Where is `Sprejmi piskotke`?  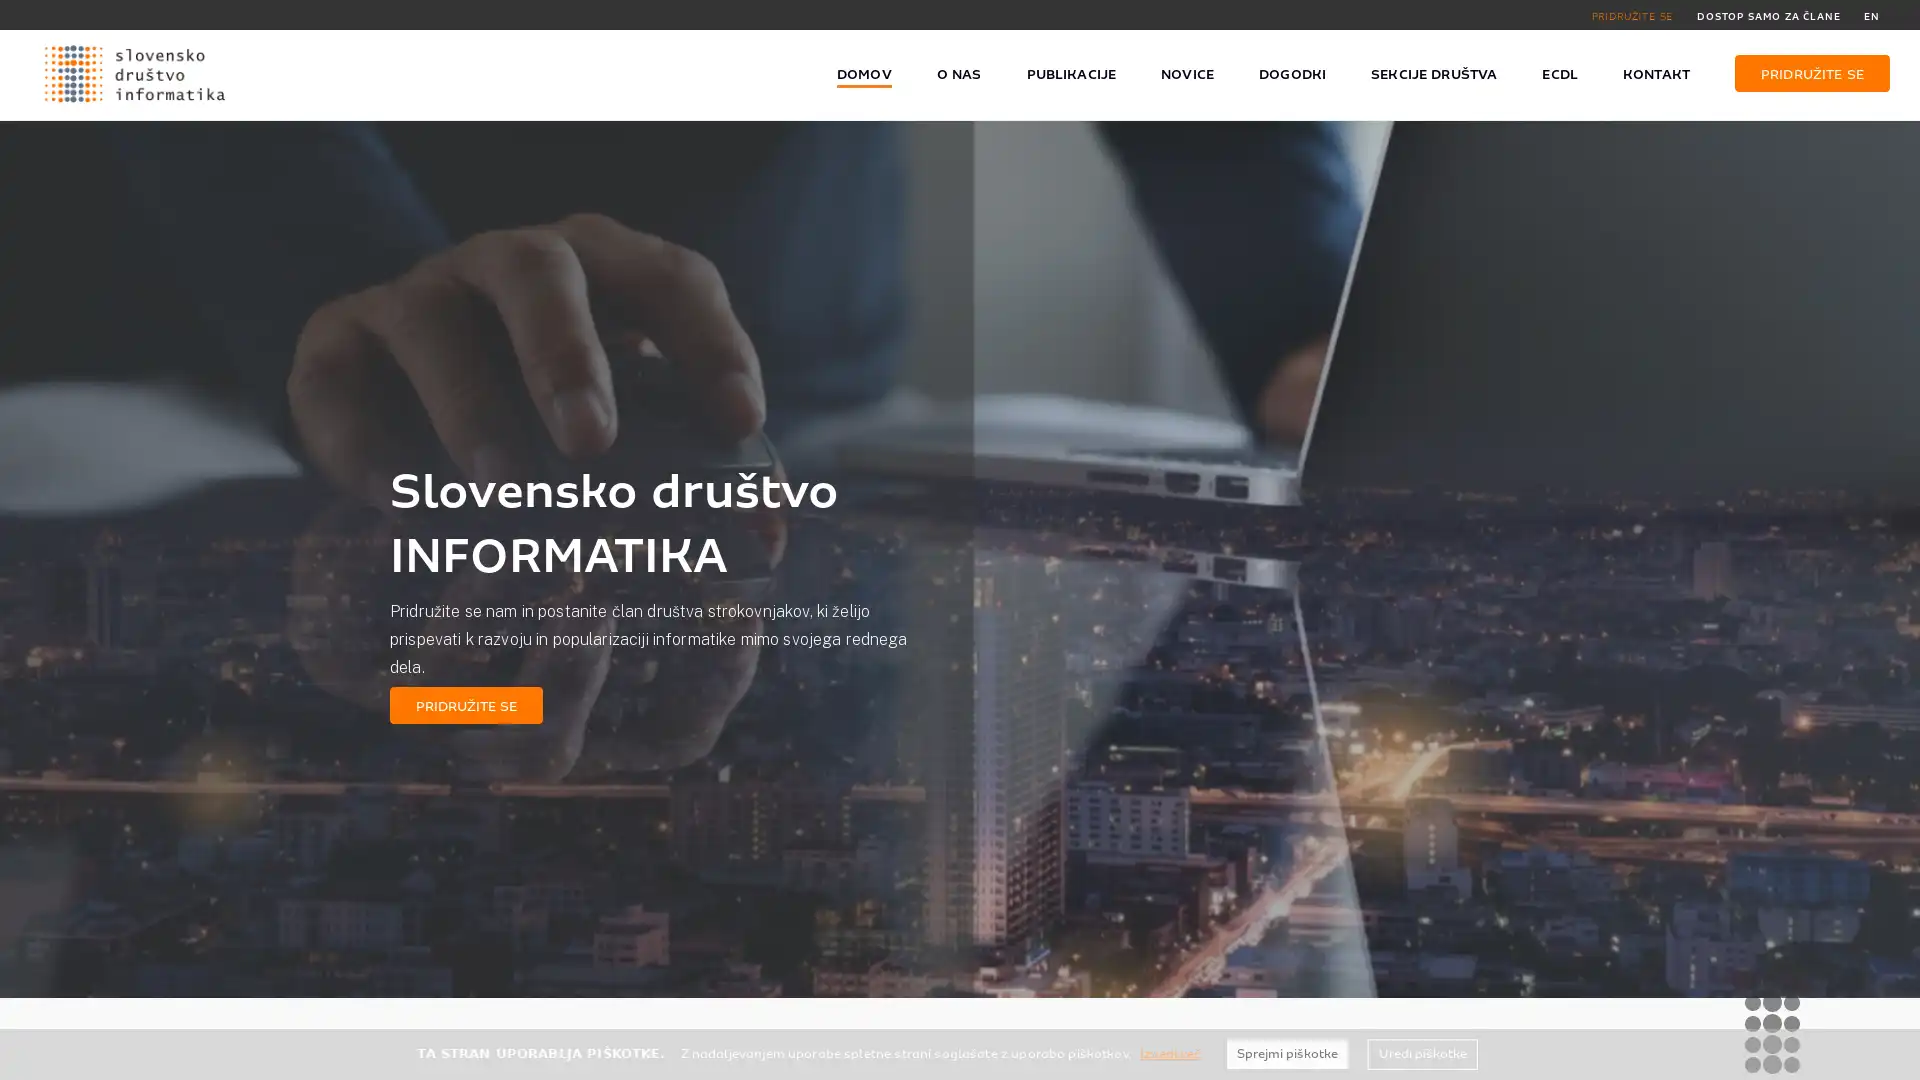 Sprejmi piskotke is located at coordinates (1286, 1053).